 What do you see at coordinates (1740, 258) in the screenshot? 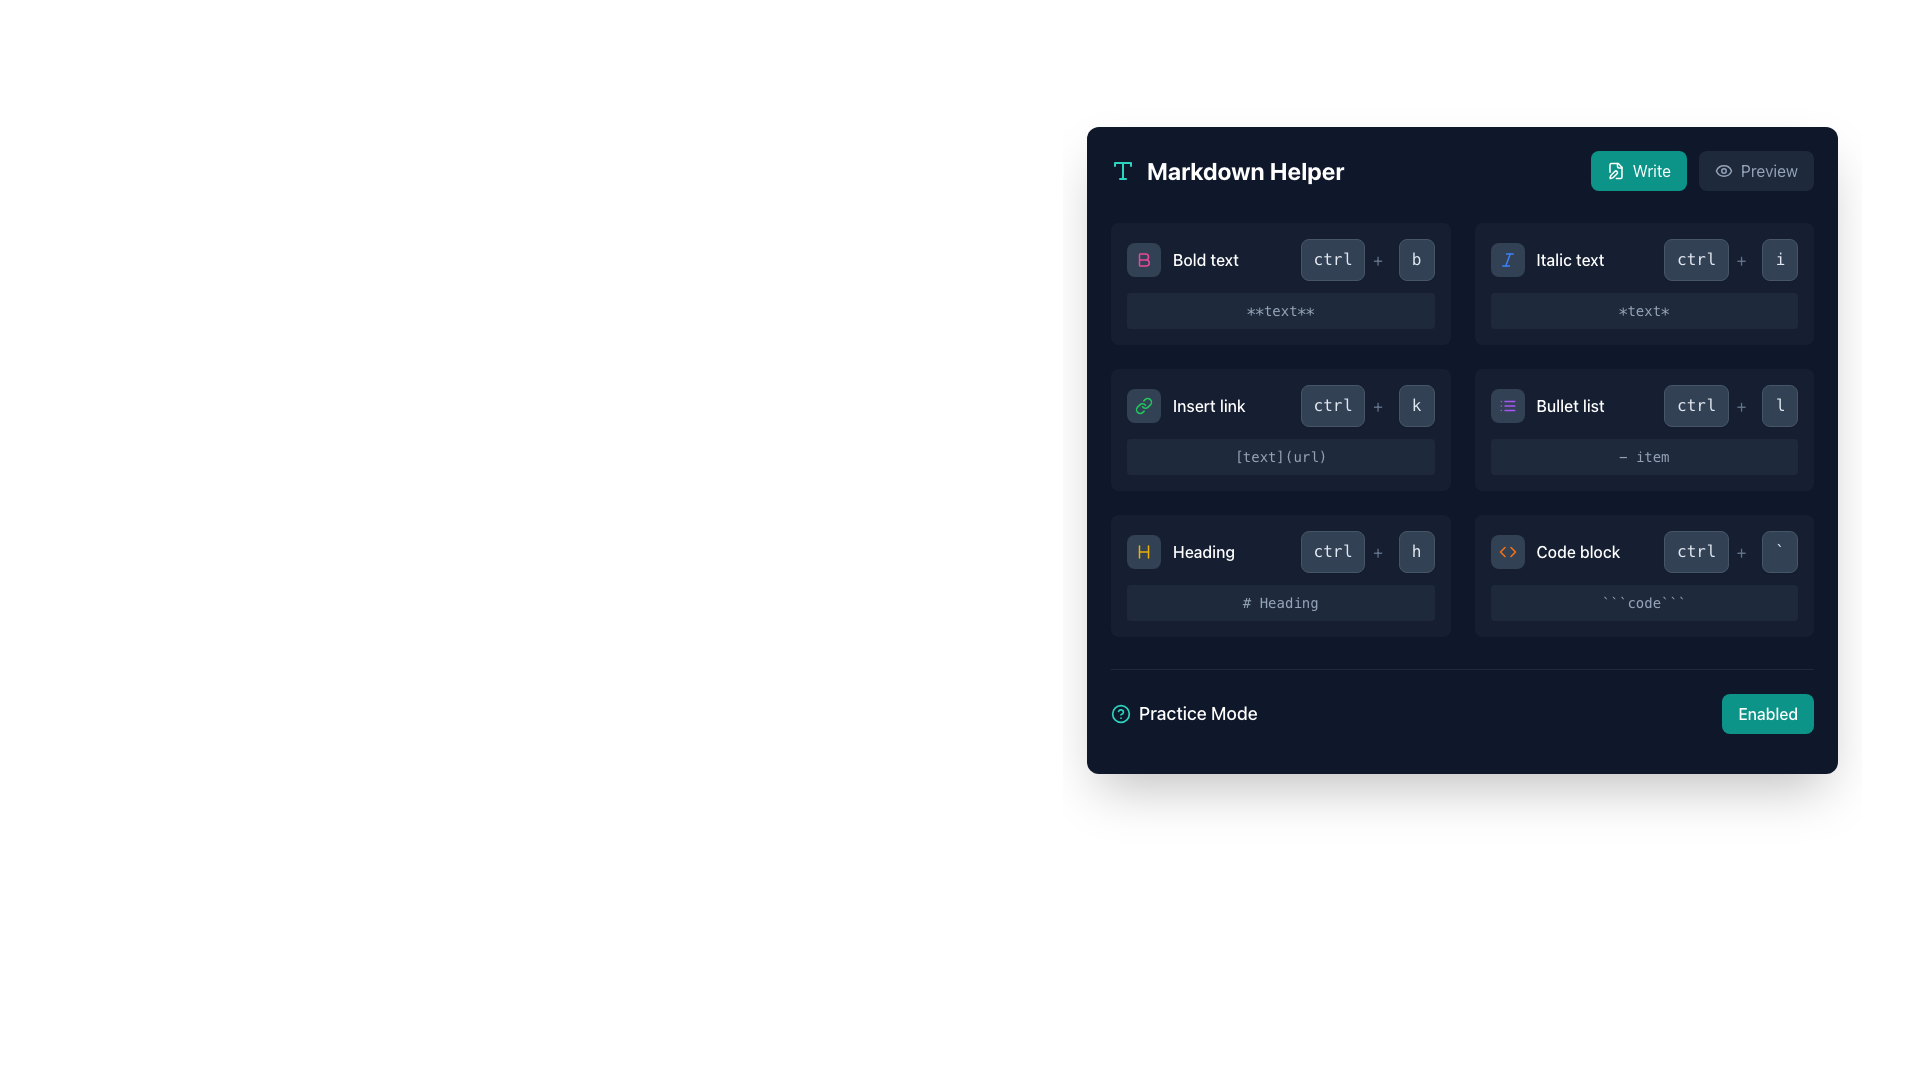
I see `the static text element that visually links the 'ctrl' and 'i' keyboard shortcut components in the Markdown Helper interface` at bounding box center [1740, 258].